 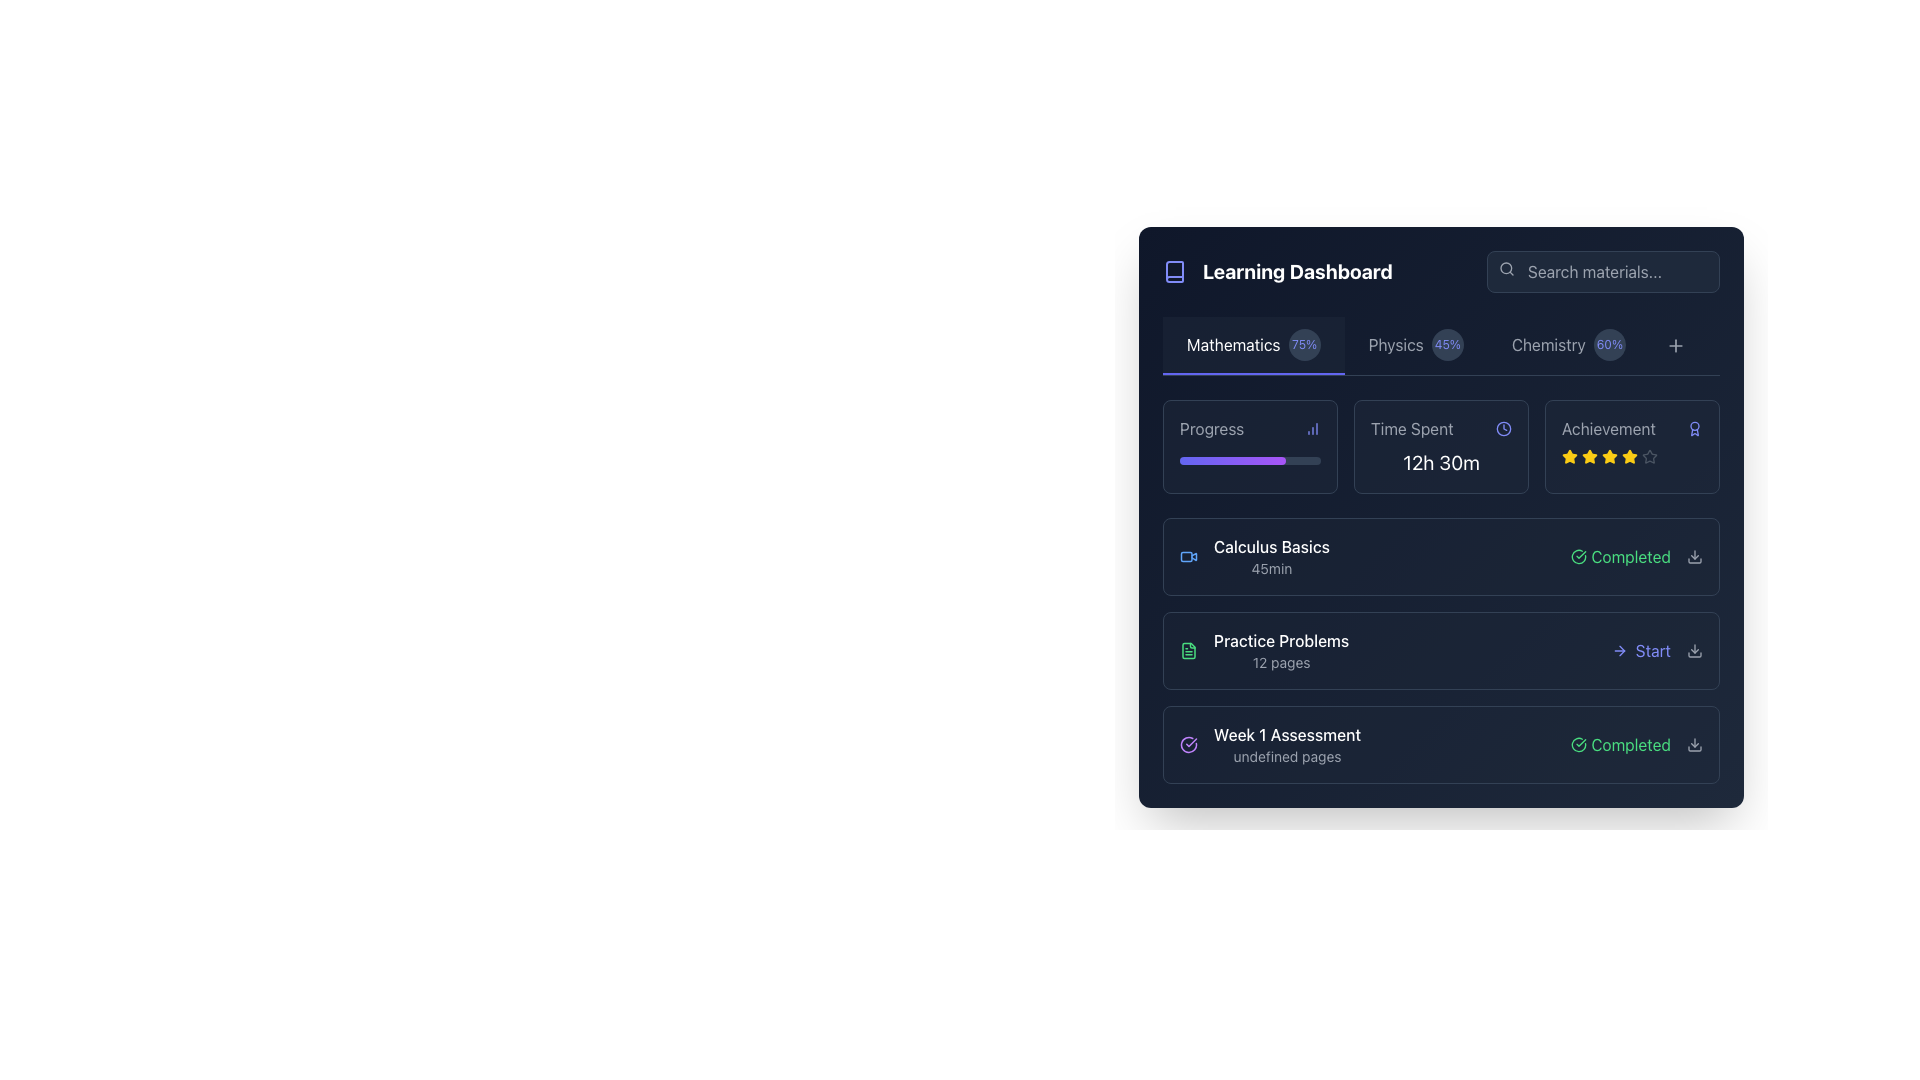 I want to click on the 'Mathematics' tab in the navigation bar, so click(x=1252, y=345).